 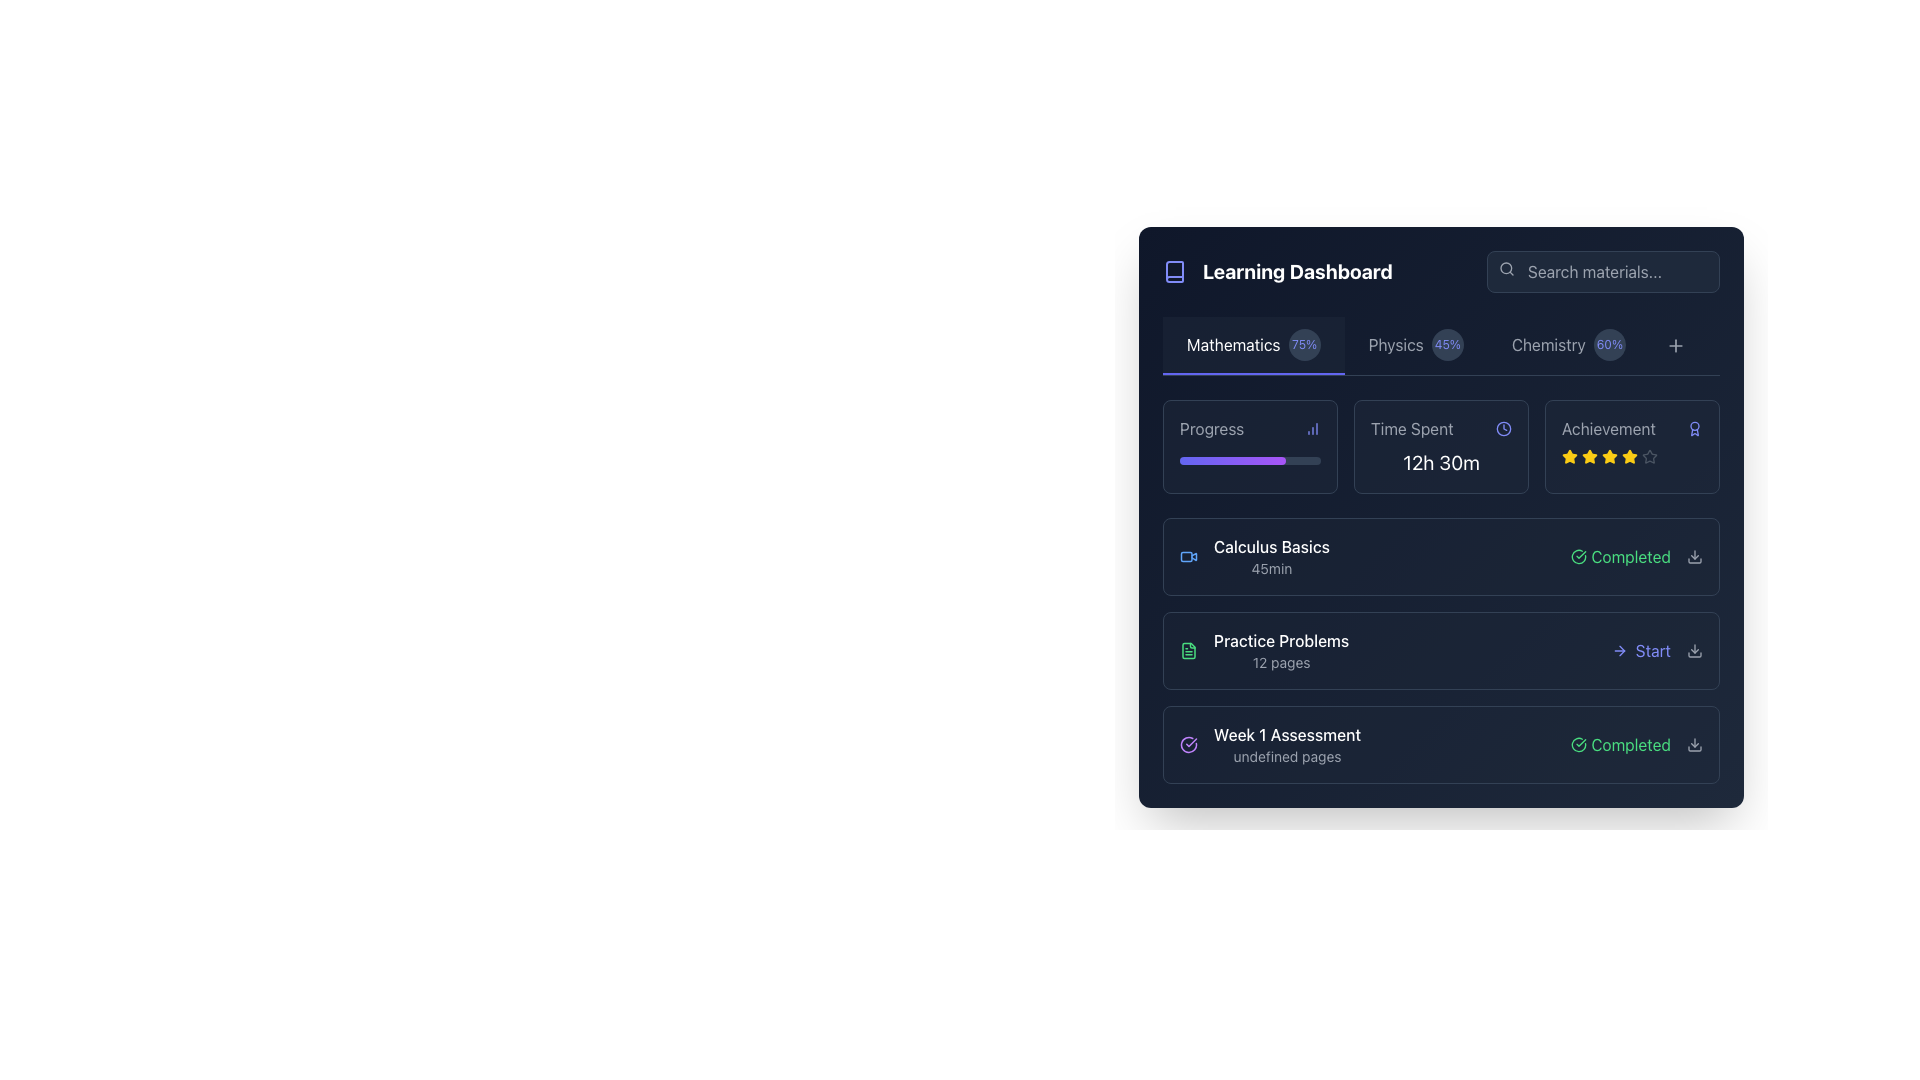 I want to click on the 'Mathematics' tab in the navigation bar, so click(x=1252, y=345).